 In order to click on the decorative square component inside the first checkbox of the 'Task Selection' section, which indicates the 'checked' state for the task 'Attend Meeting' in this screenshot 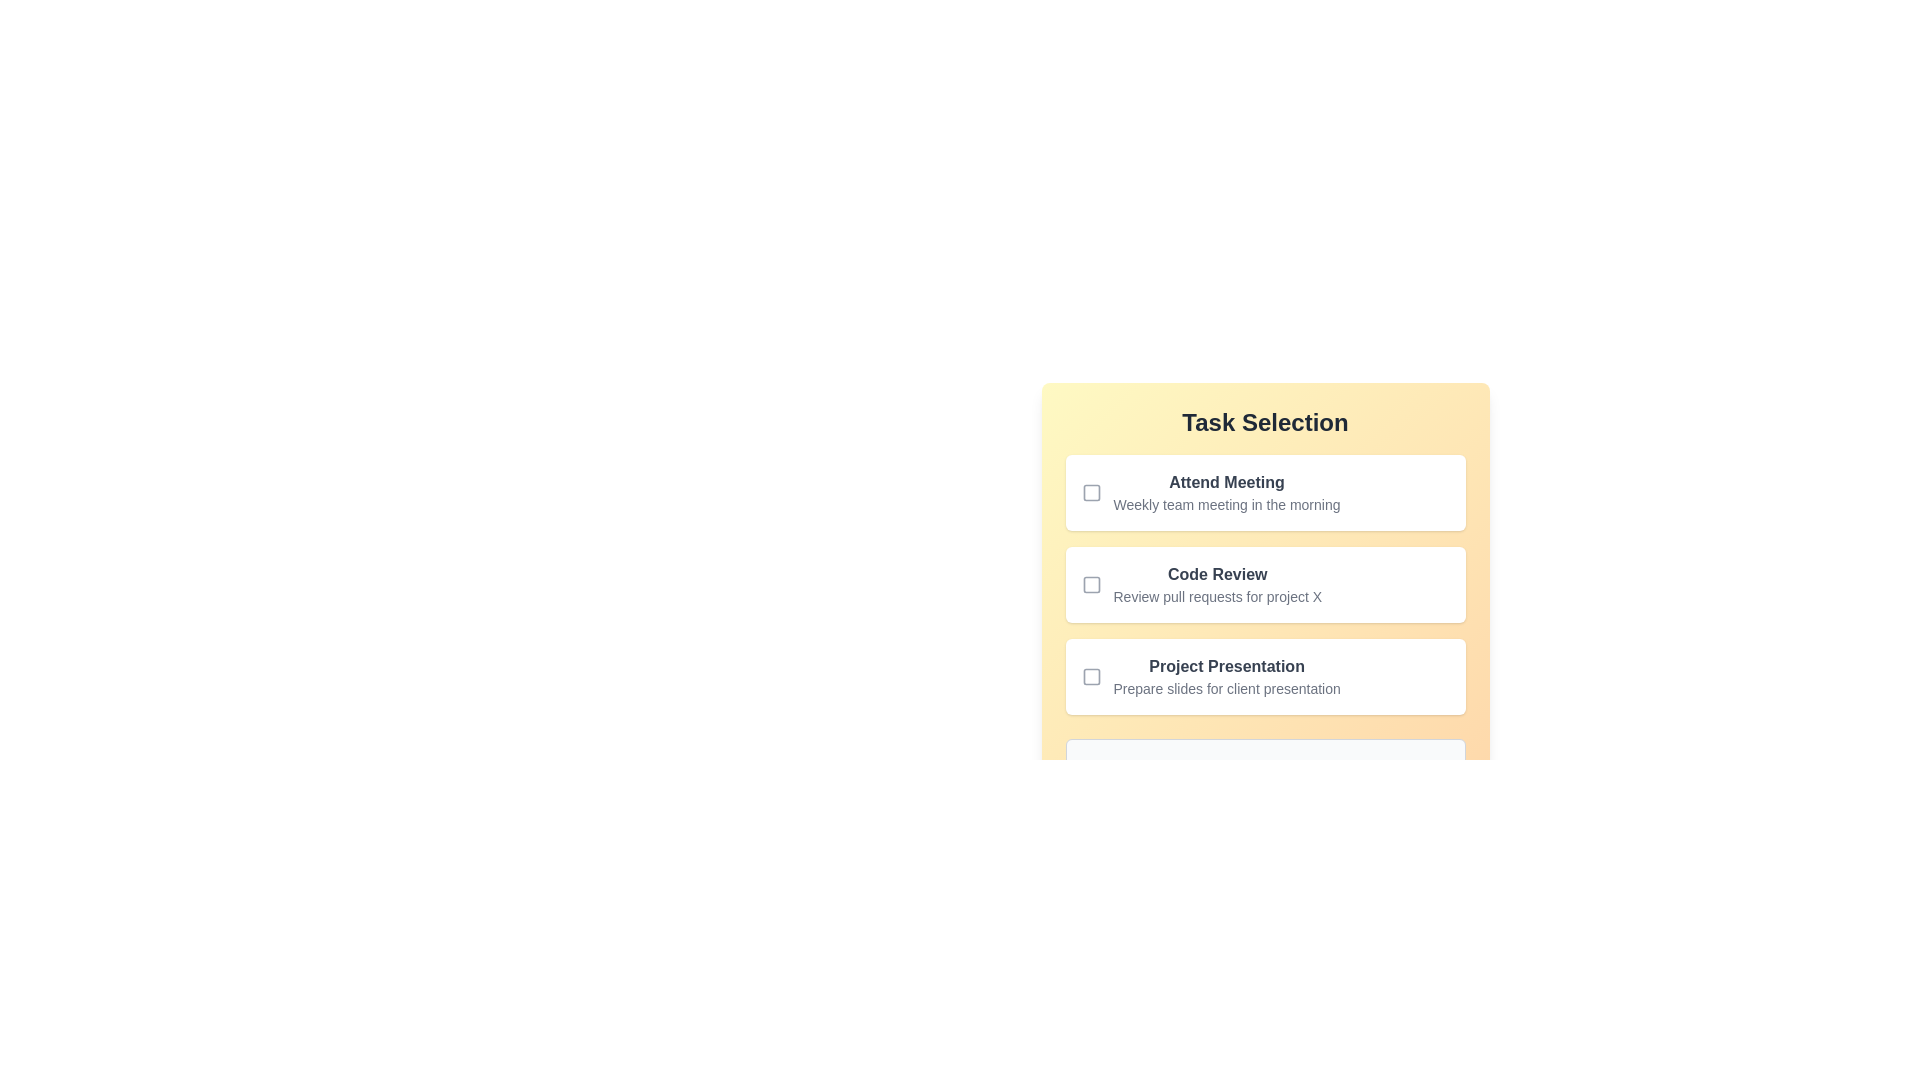, I will do `click(1090, 493)`.